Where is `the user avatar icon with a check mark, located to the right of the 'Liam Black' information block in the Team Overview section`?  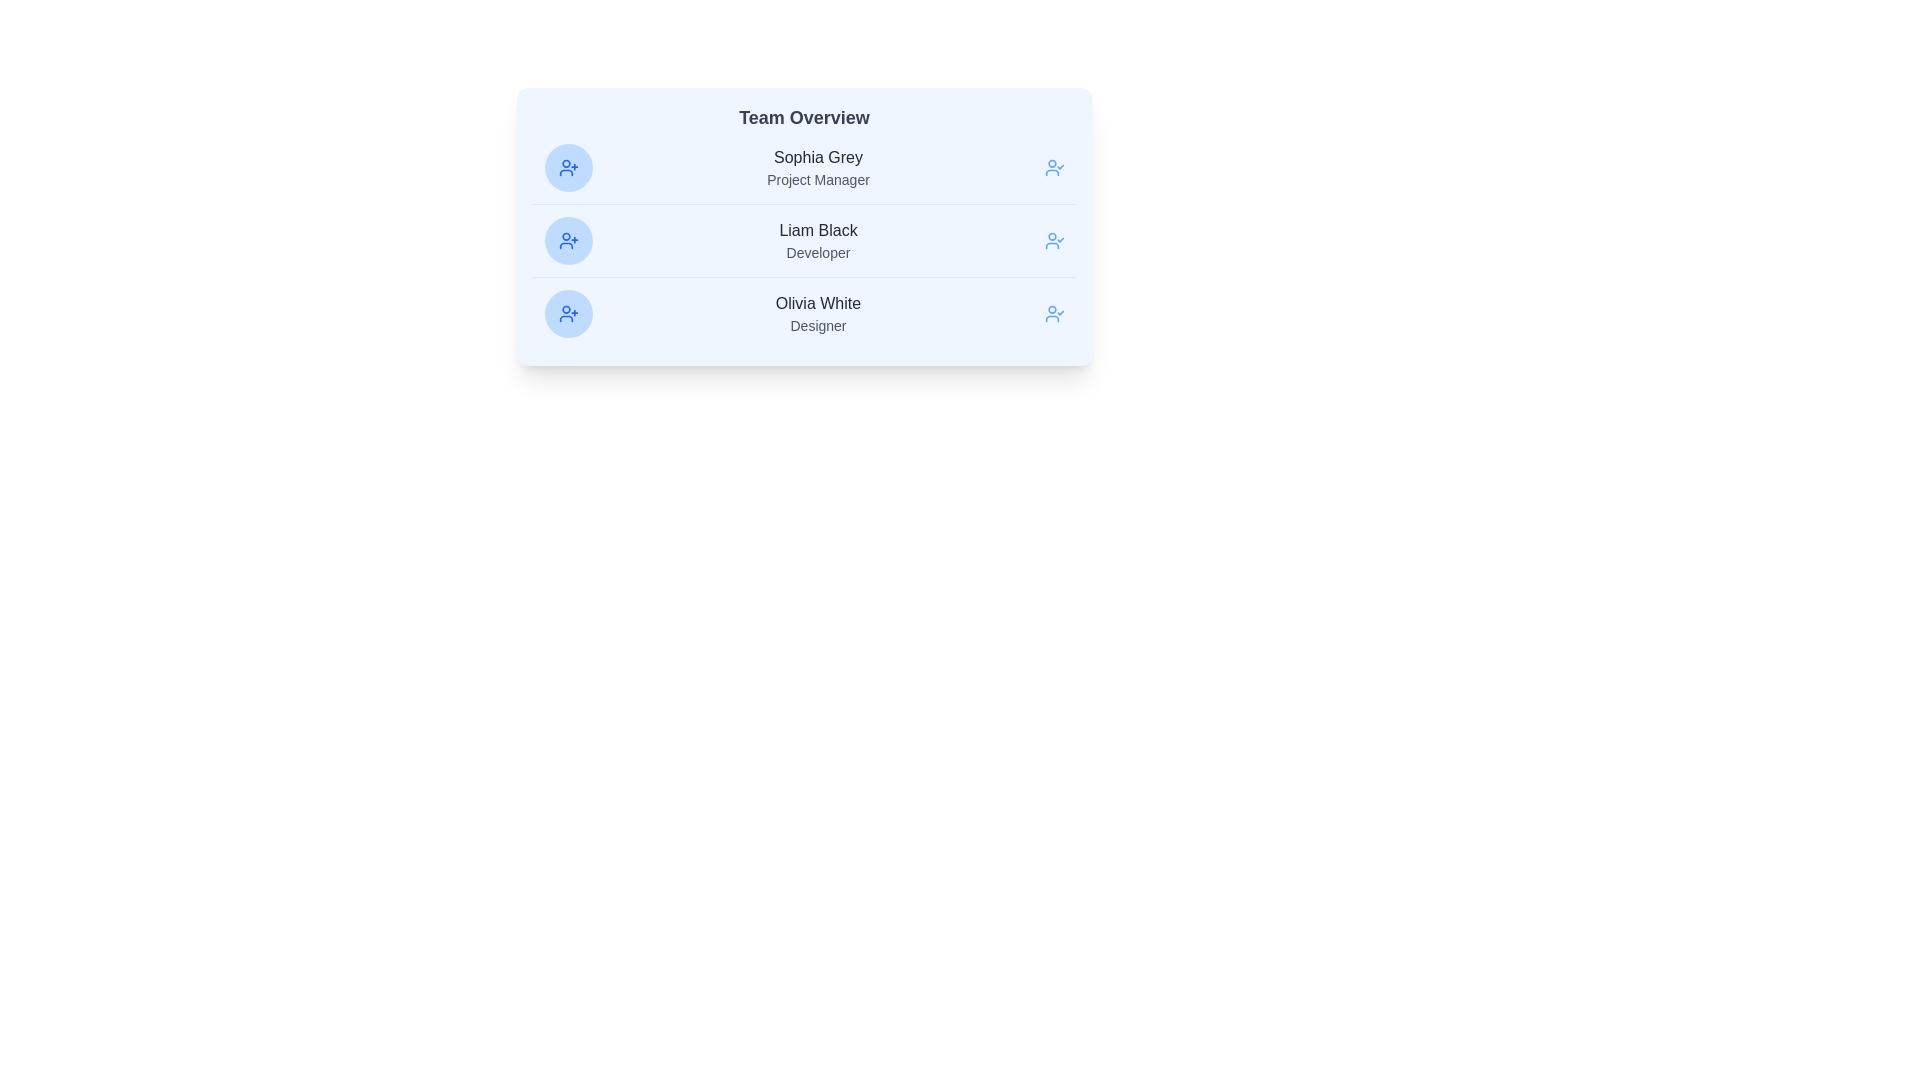
the user avatar icon with a check mark, located to the right of the 'Liam Black' information block in the Team Overview section is located at coordinates (1053, 239).